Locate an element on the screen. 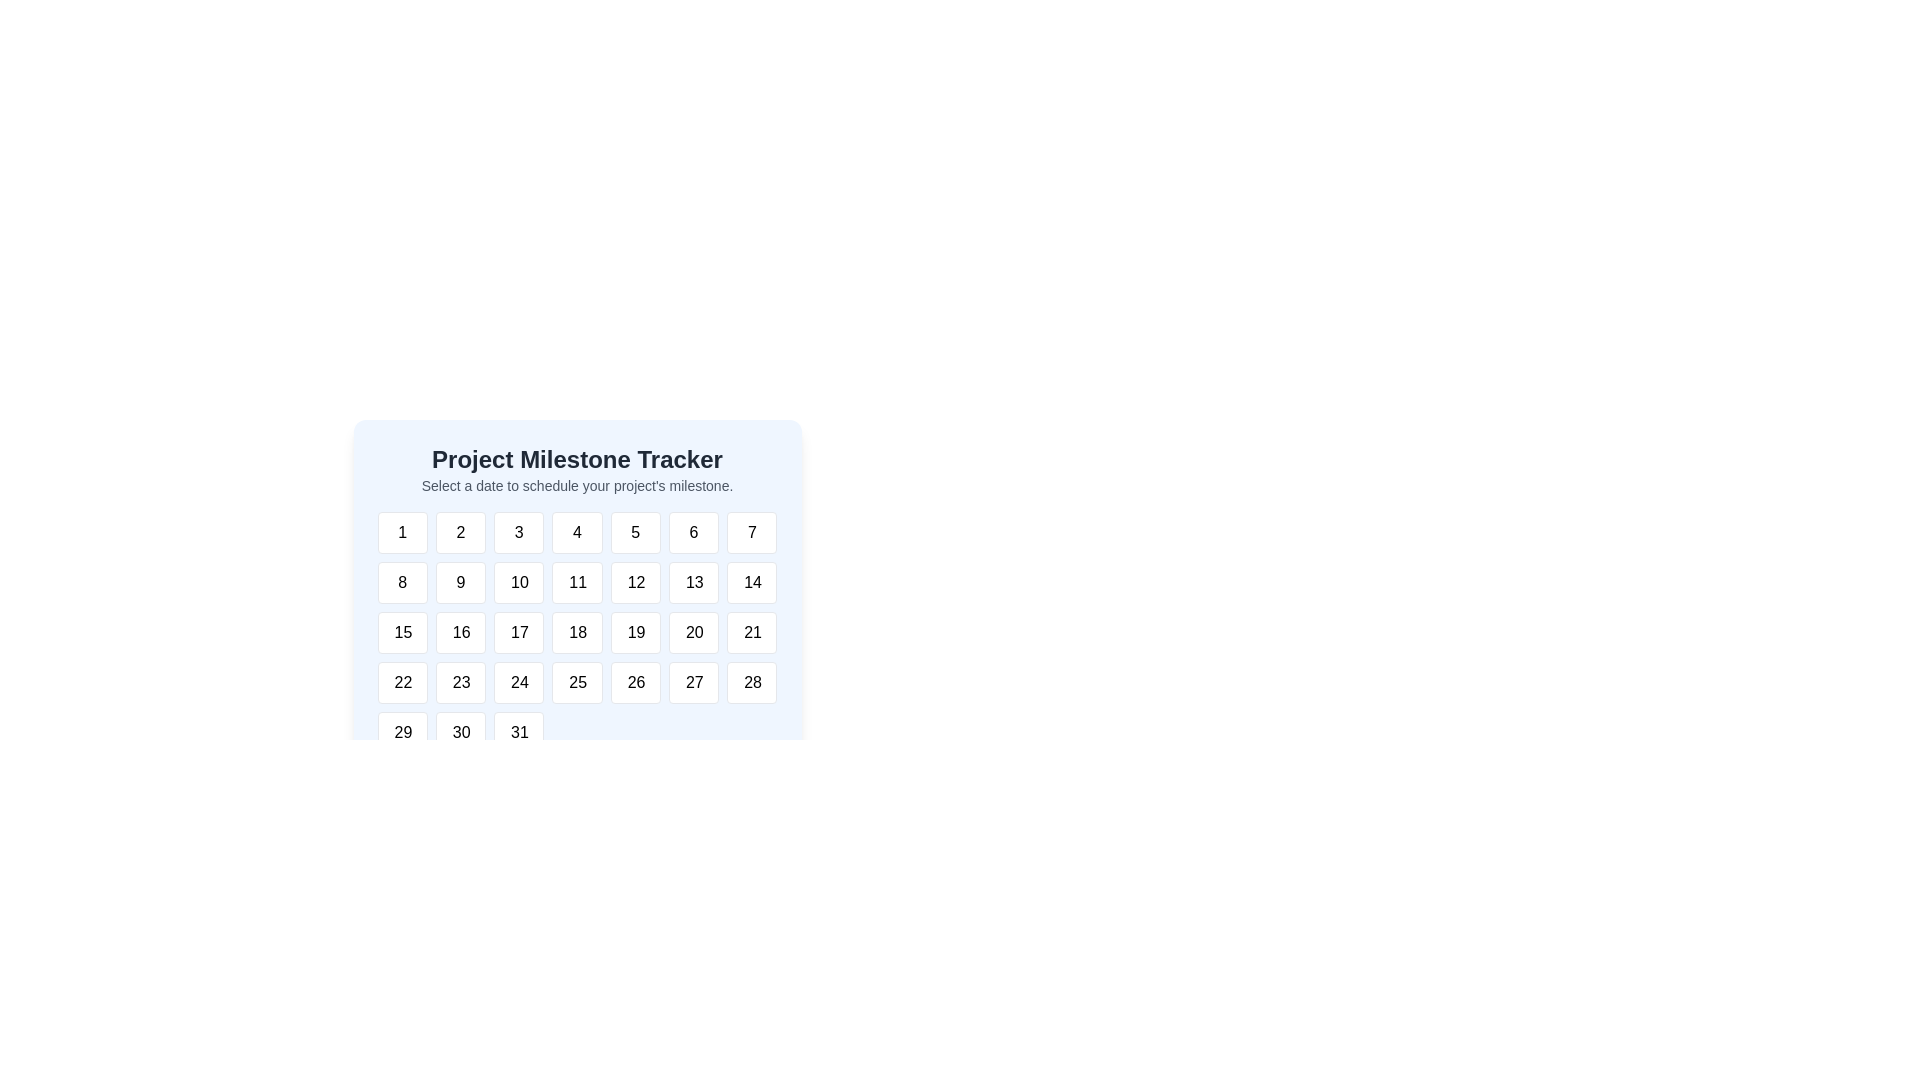 This screenshot has height=1080, width=1920. the rectangular button labeled '6' with a white background and light gray border in the 'Project Milestone Tracker' section is located at coordinates (694, 531).